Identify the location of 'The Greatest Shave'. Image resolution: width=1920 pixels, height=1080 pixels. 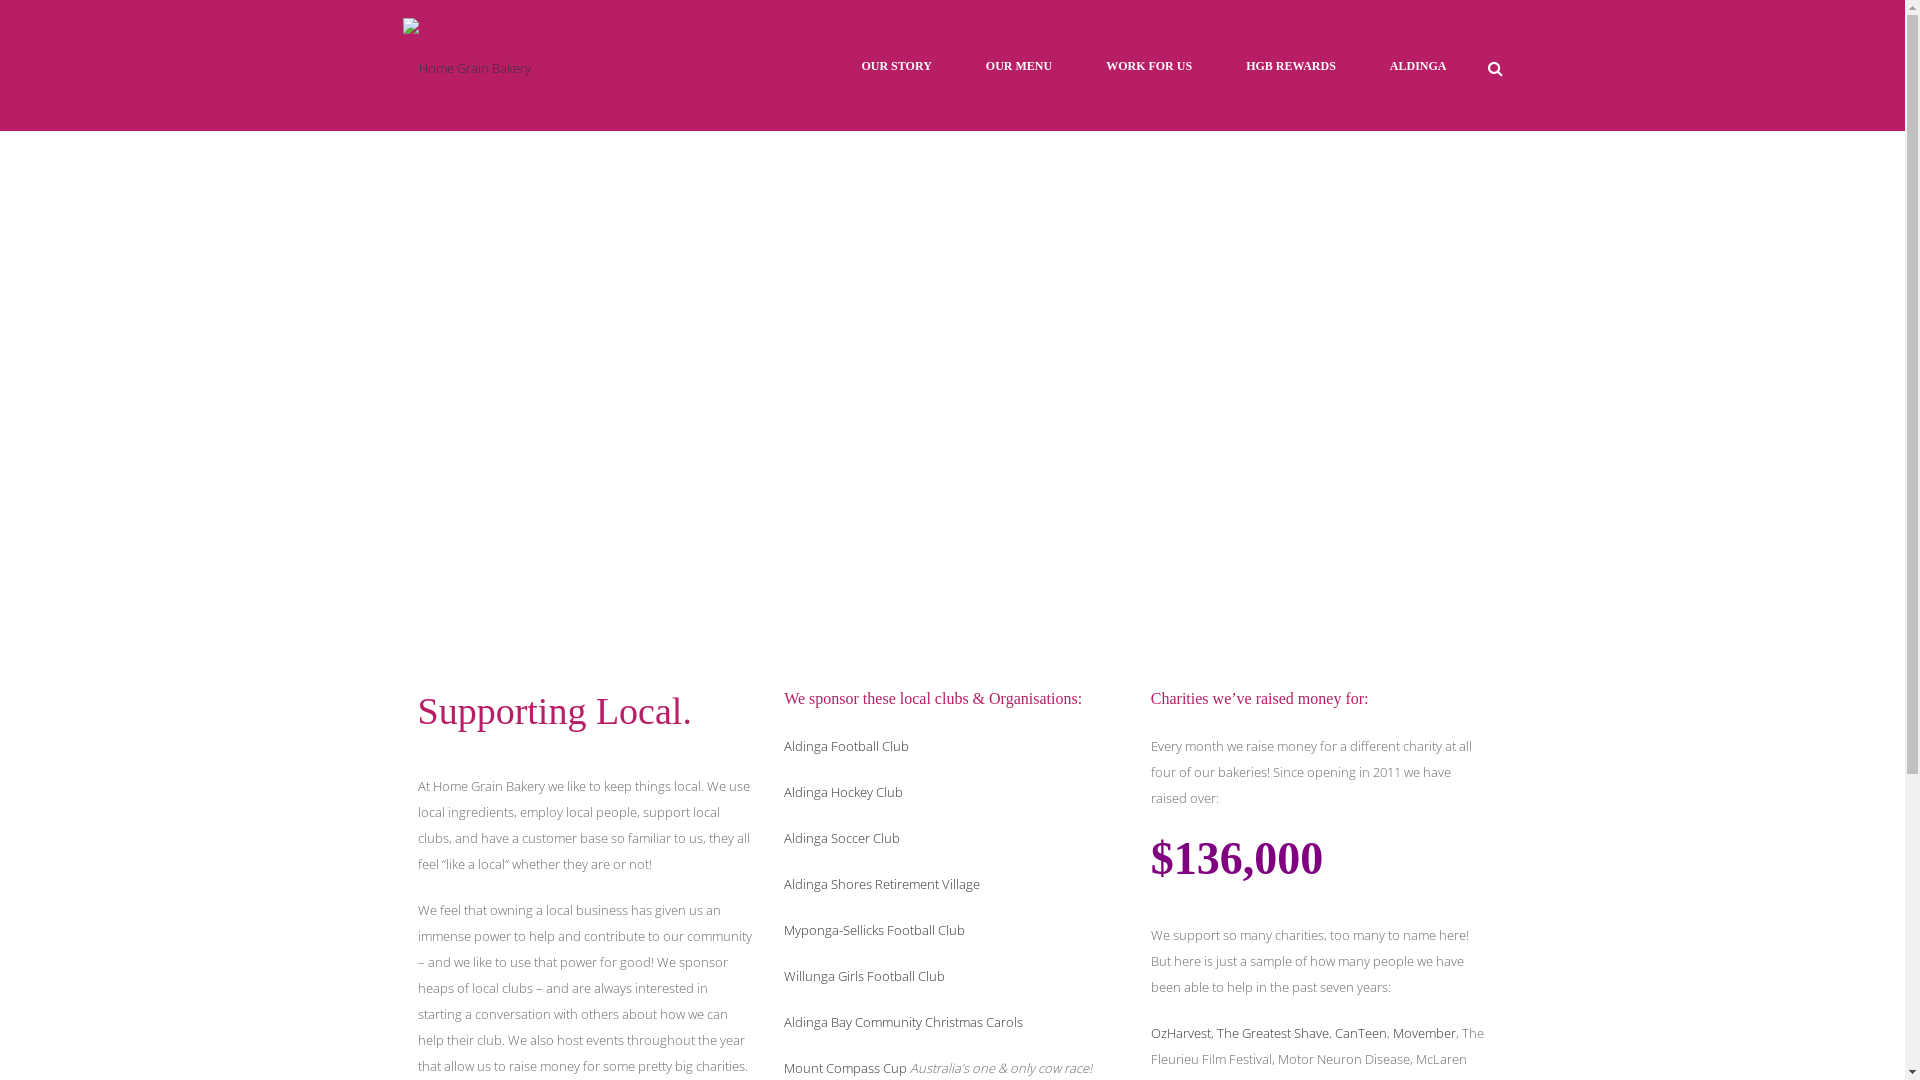
(1271, 1033).